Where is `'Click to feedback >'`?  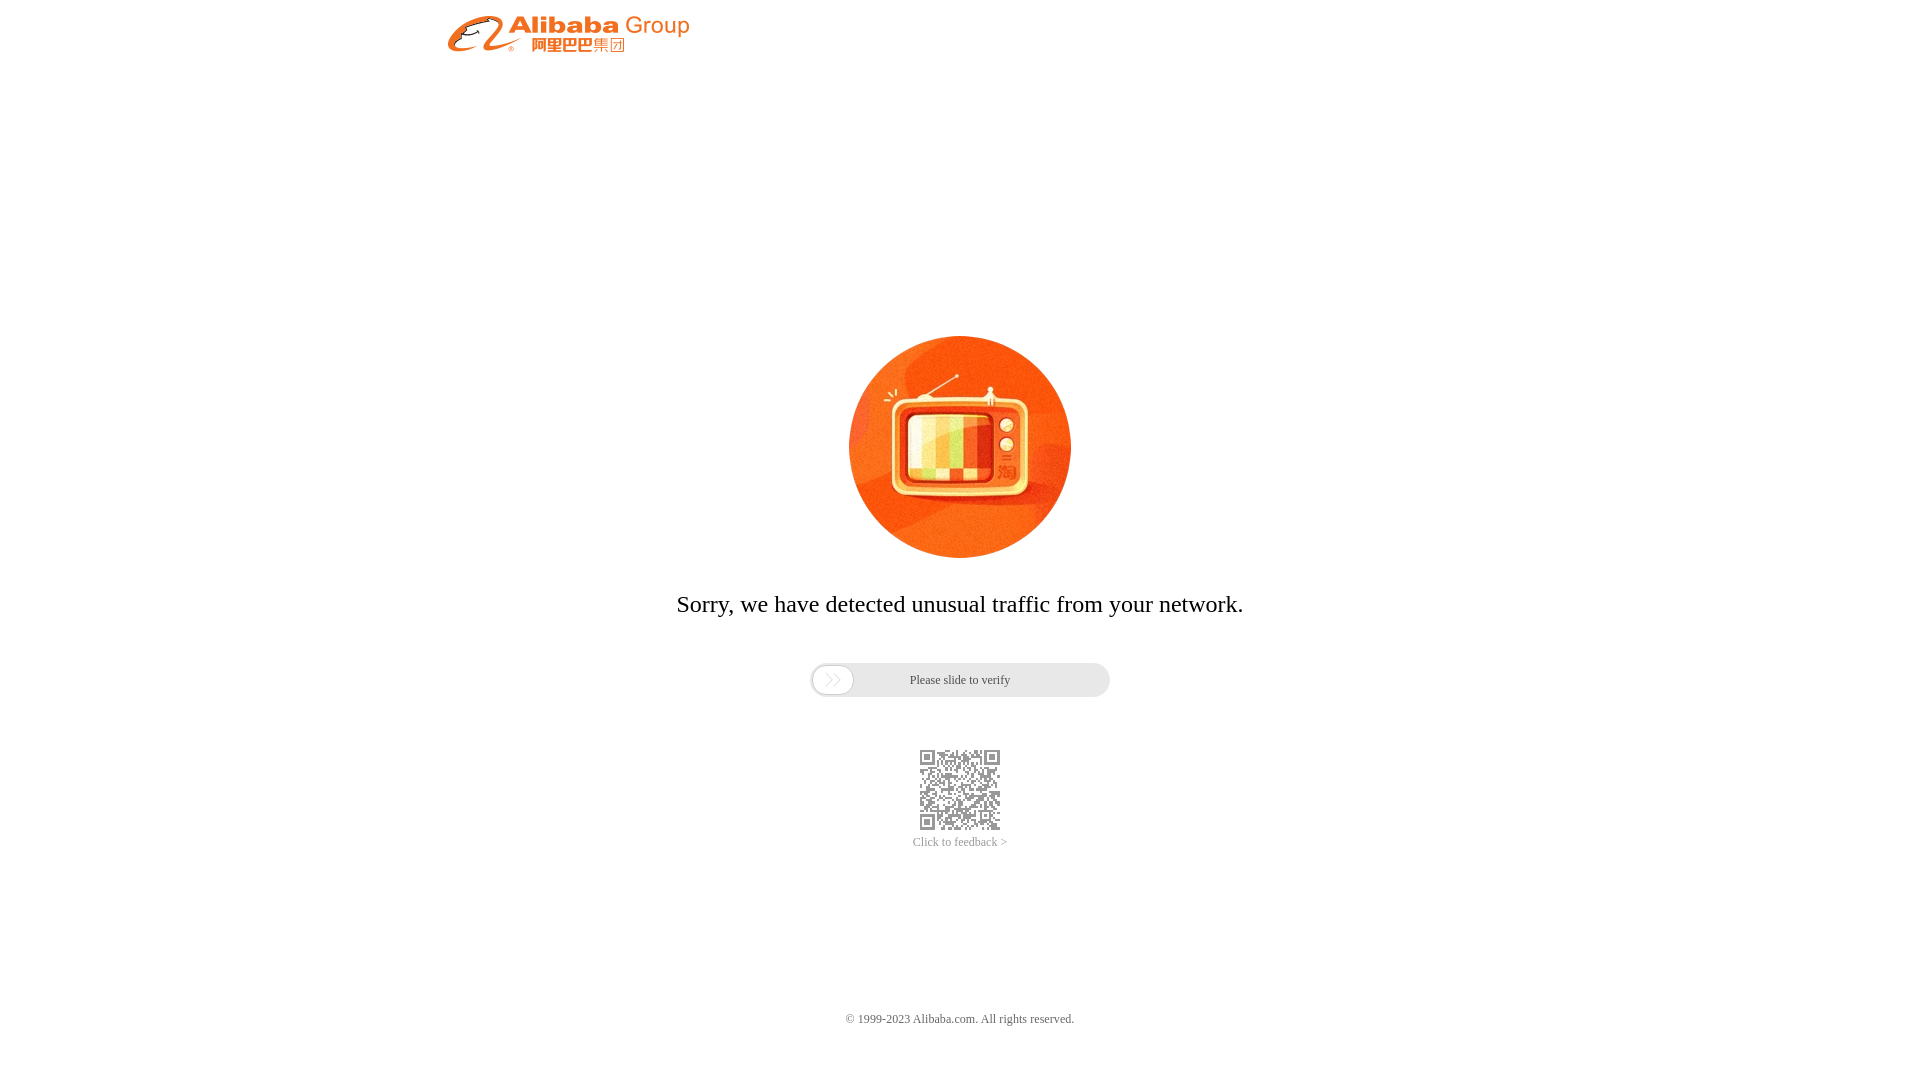
'Click to feedback >' is located at coordinates (960, 842).